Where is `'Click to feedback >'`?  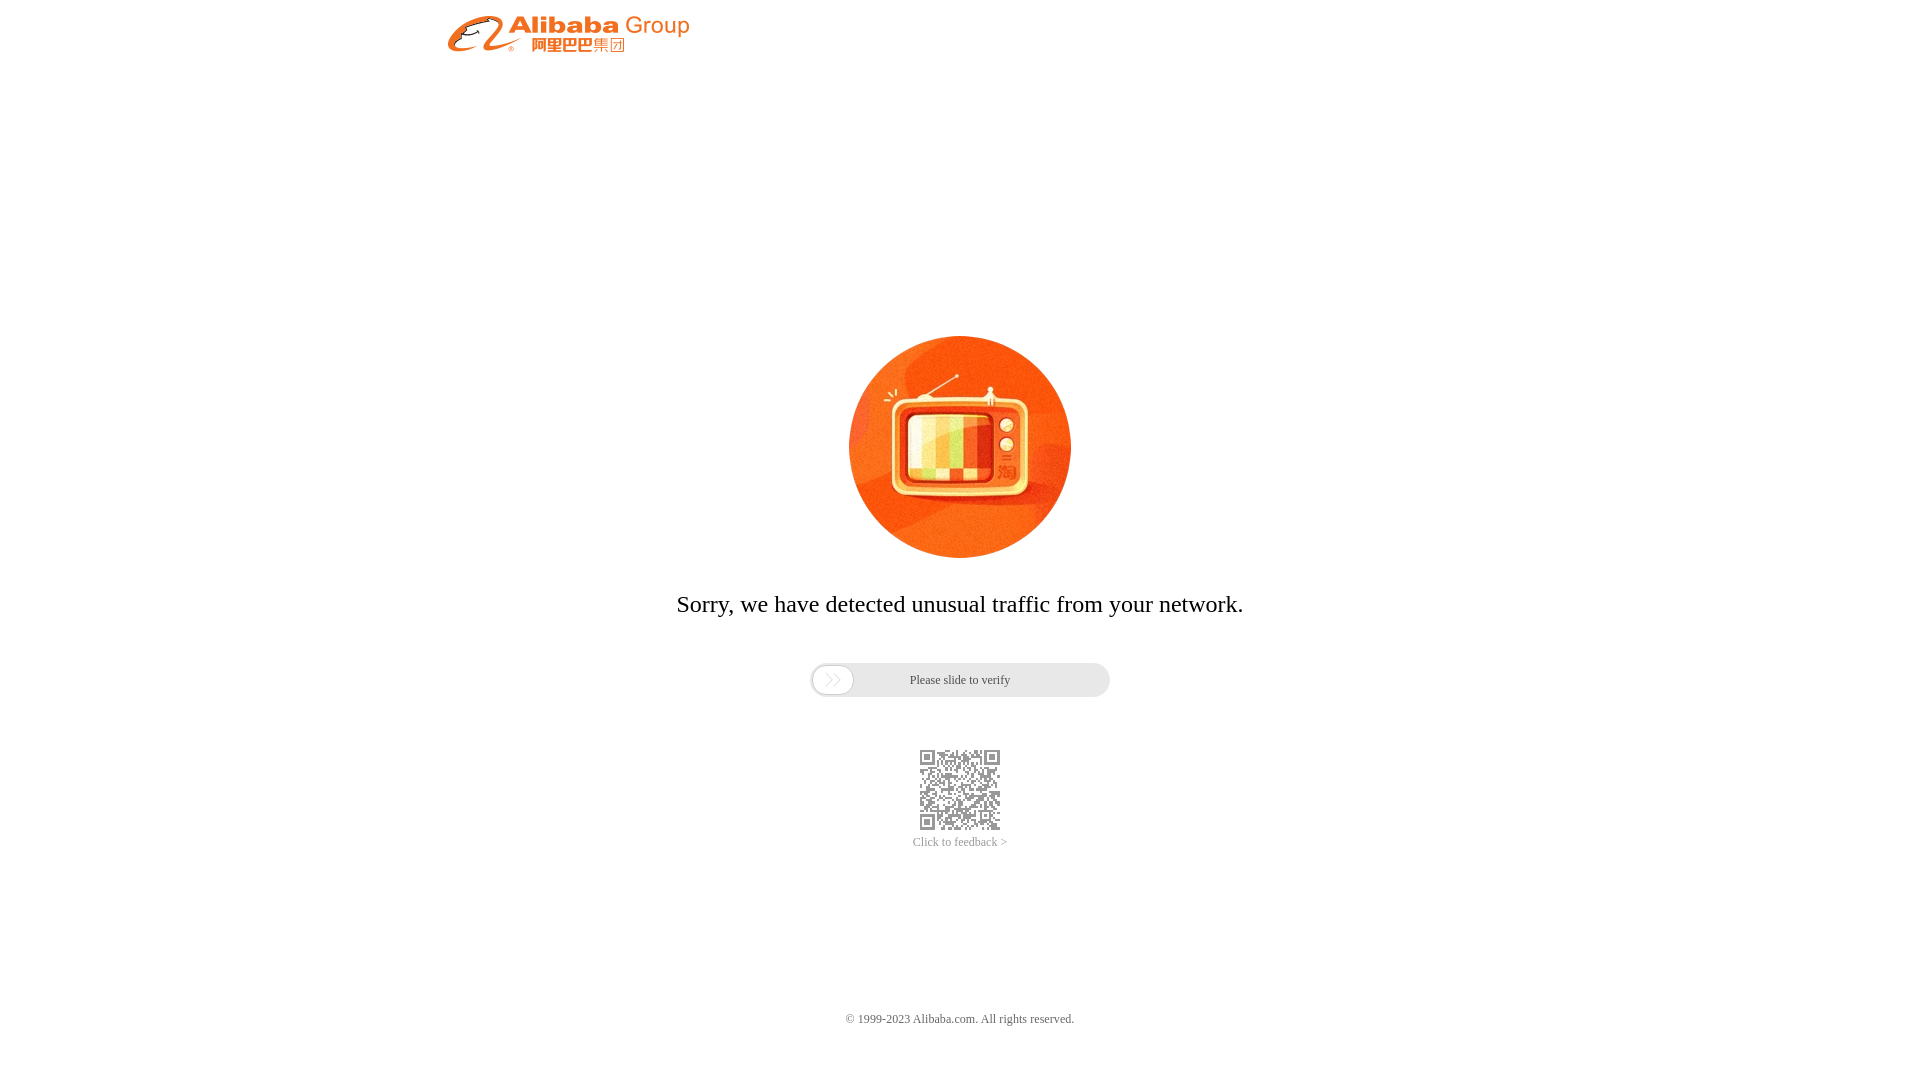
'Click to feedback >' is located at coordinates (960, 842).